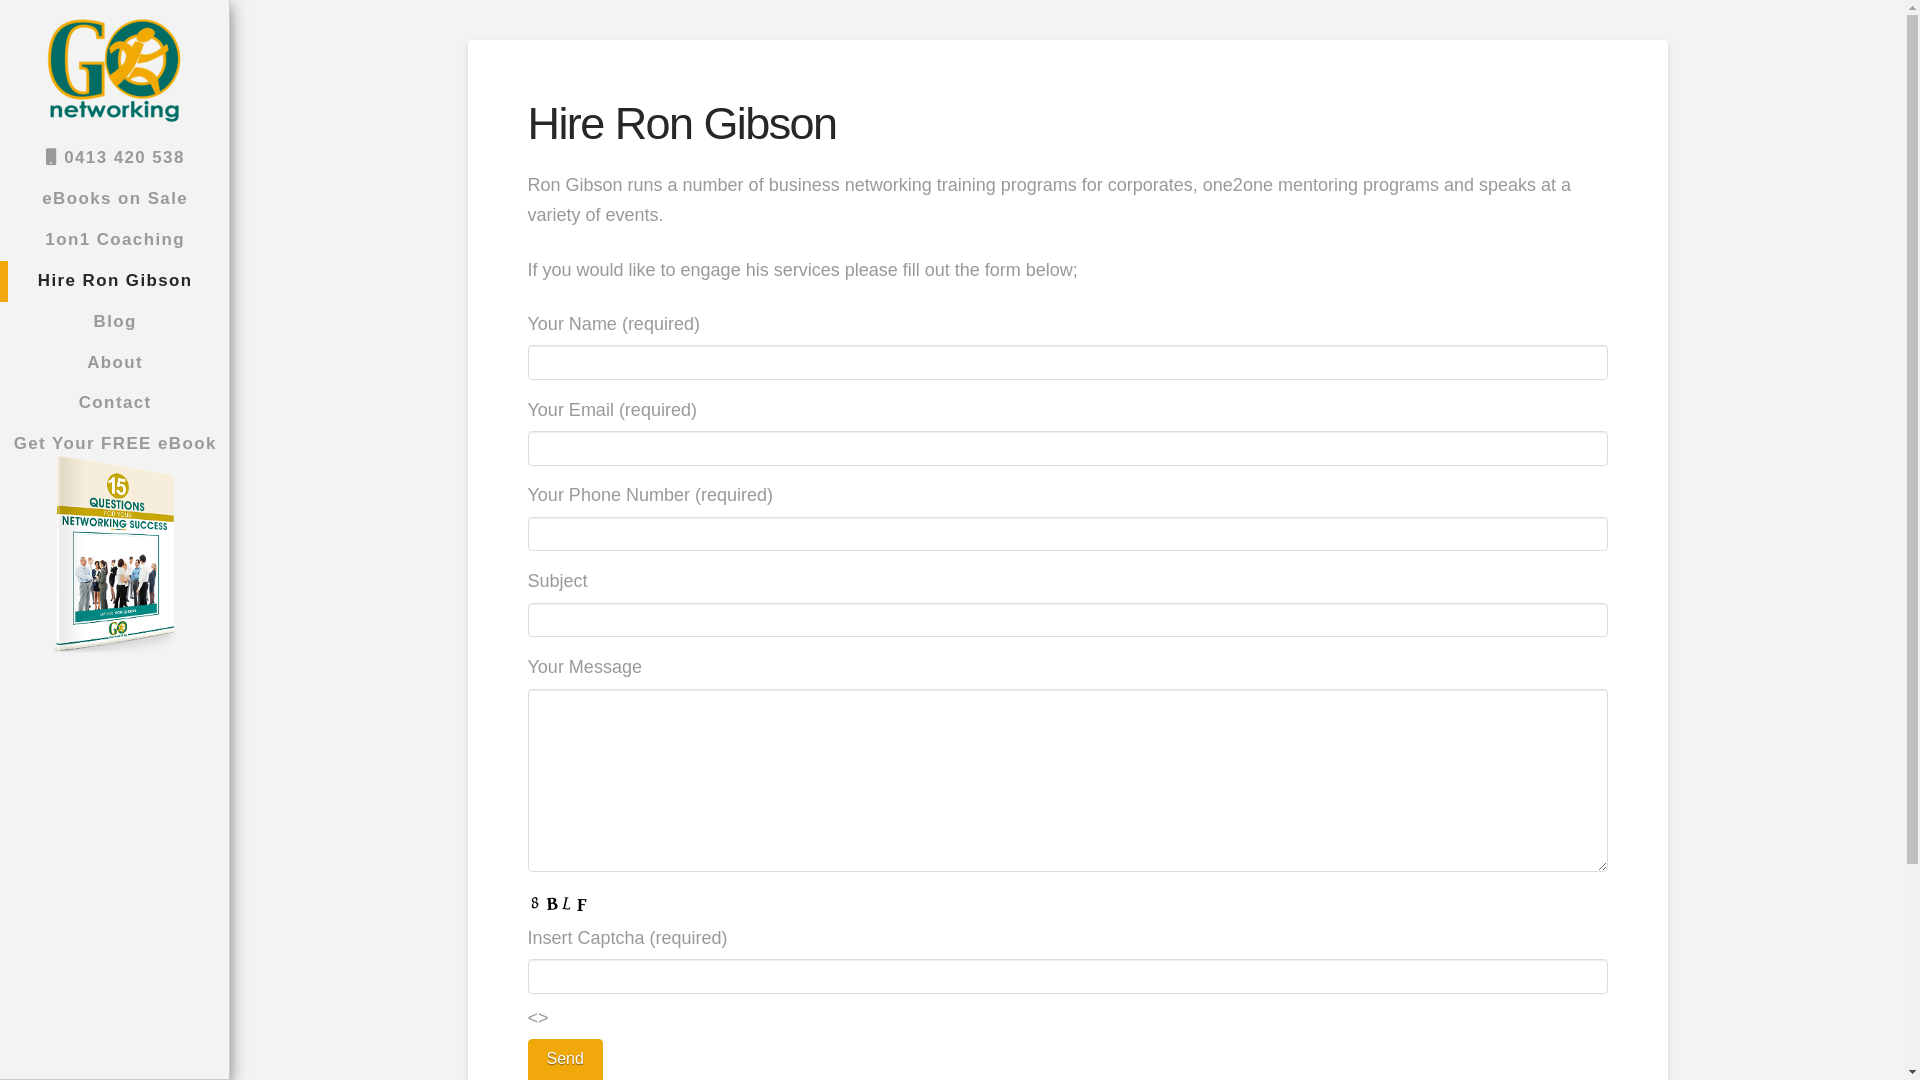 This screenshot has width=1920, height=1080. I want to click on '1on1 Coaching', so click(0, 239).